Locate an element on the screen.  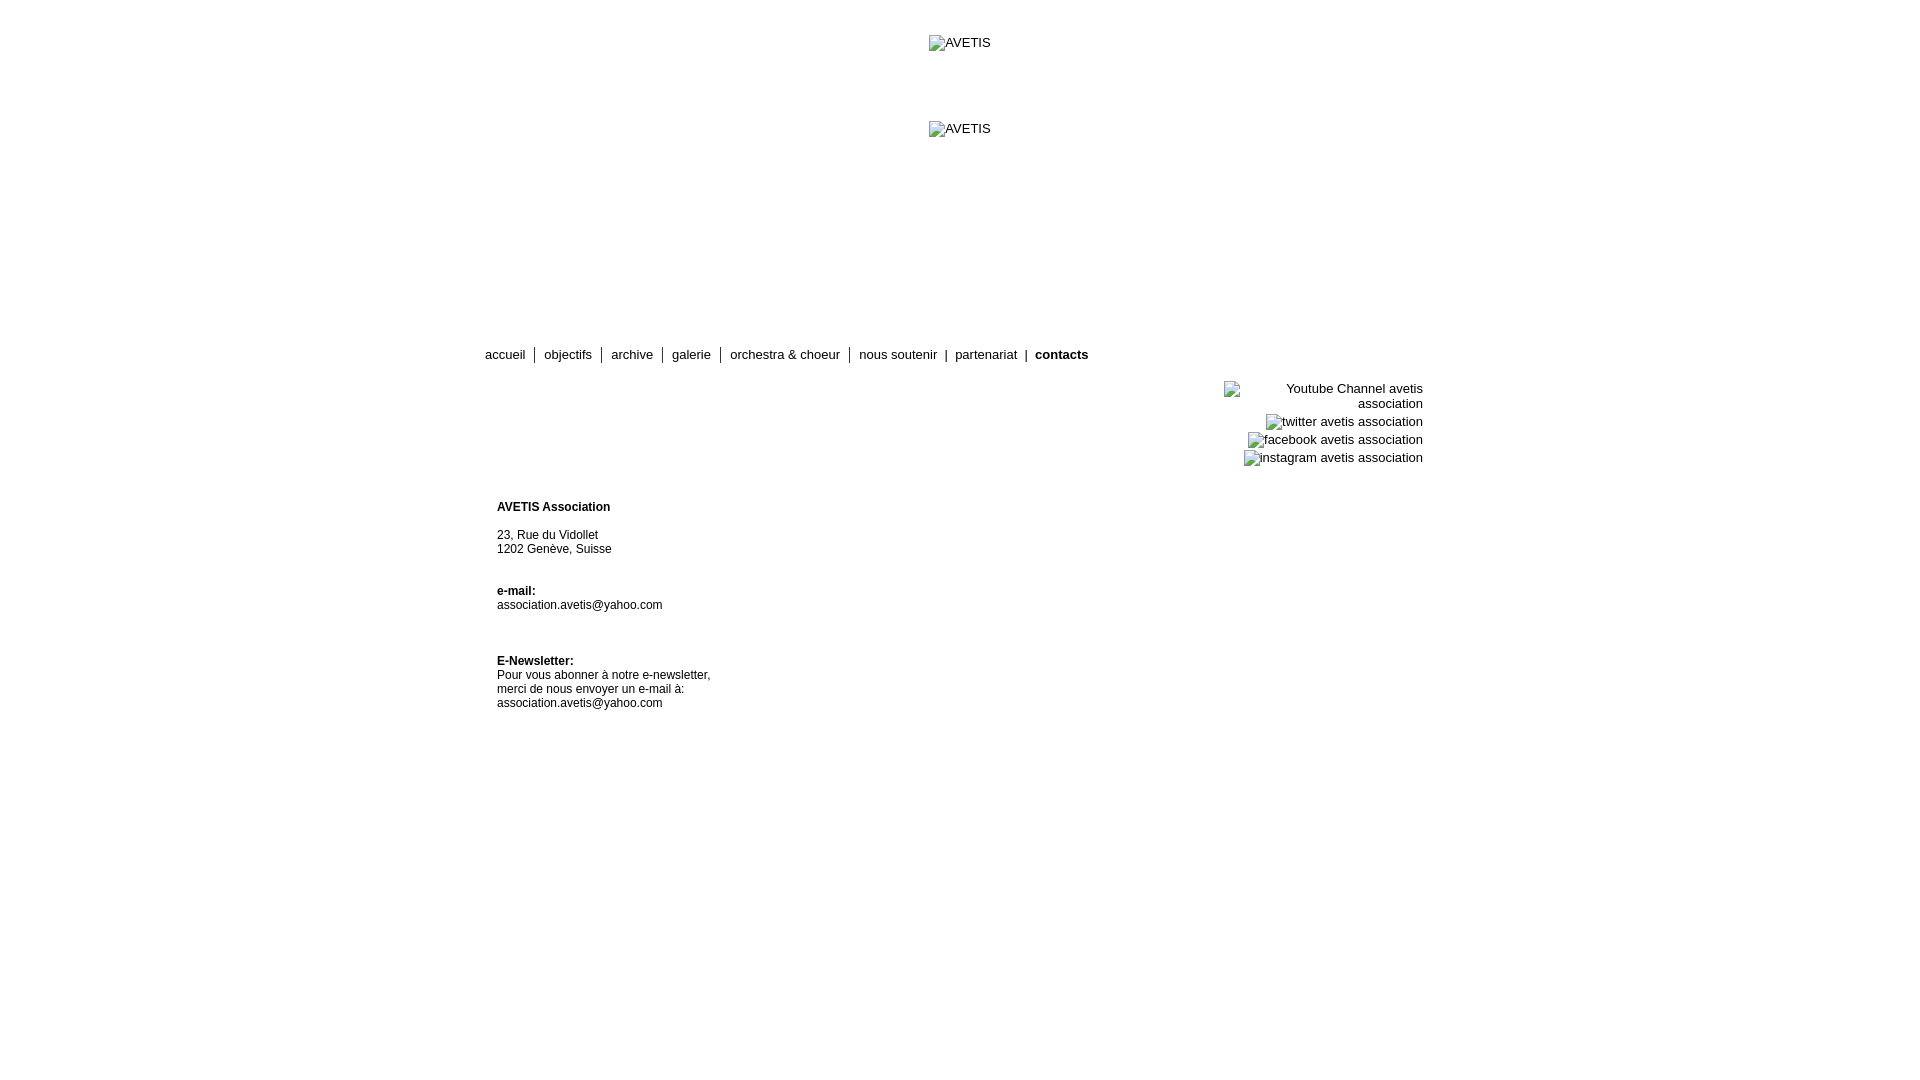
'orchestra & choeur' is located at coordinates (784, 353).